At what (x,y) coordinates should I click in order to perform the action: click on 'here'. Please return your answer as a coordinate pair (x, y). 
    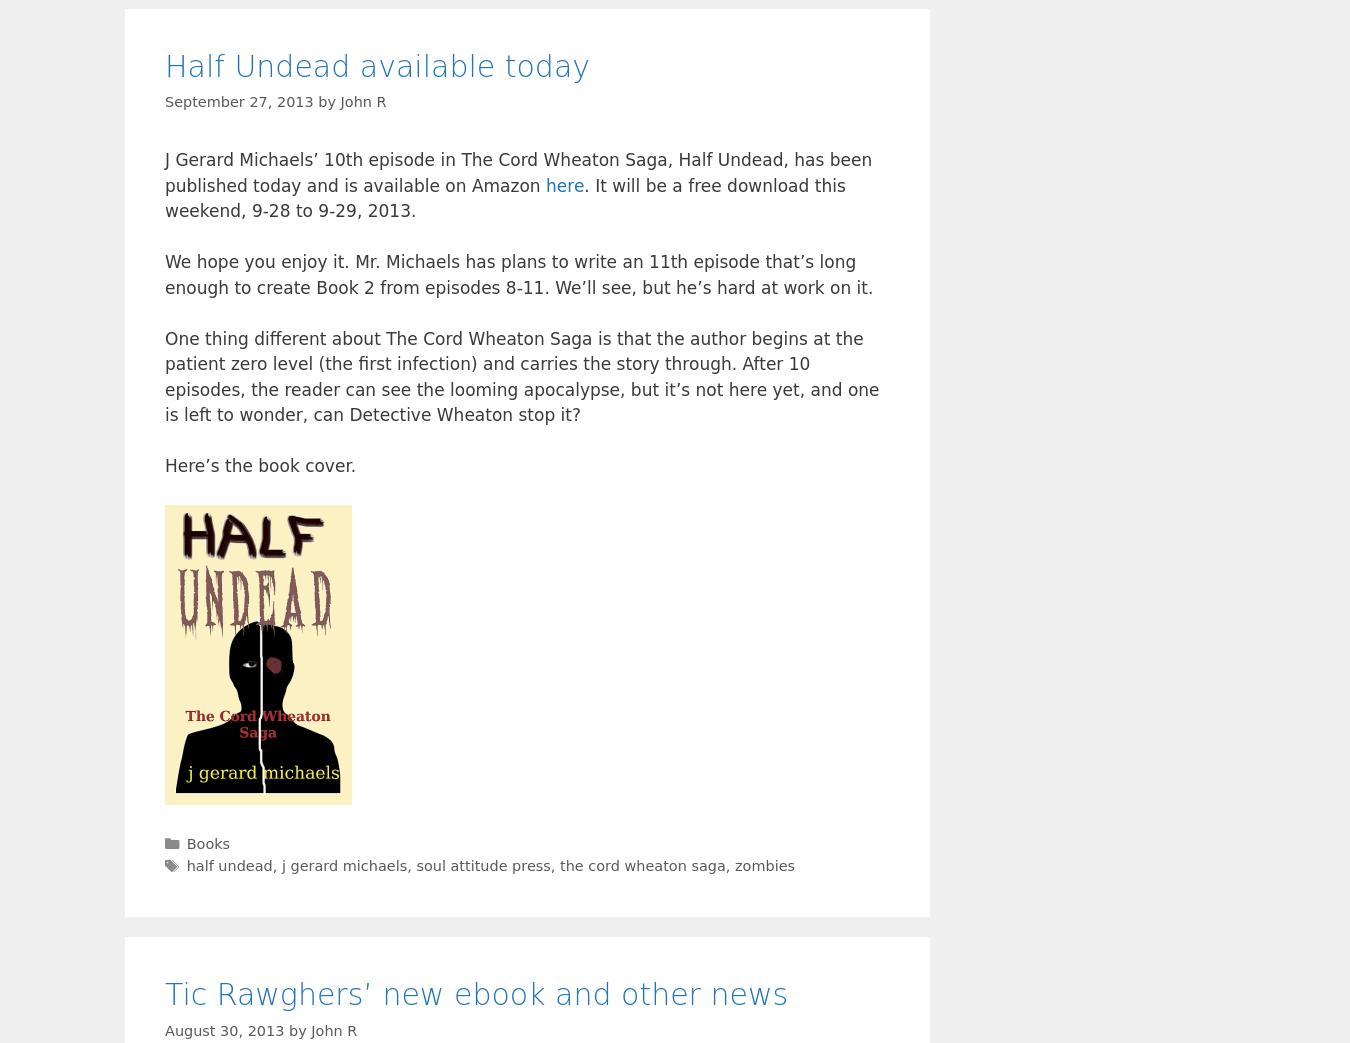
    Looking at the image, I should click on (544, 184).